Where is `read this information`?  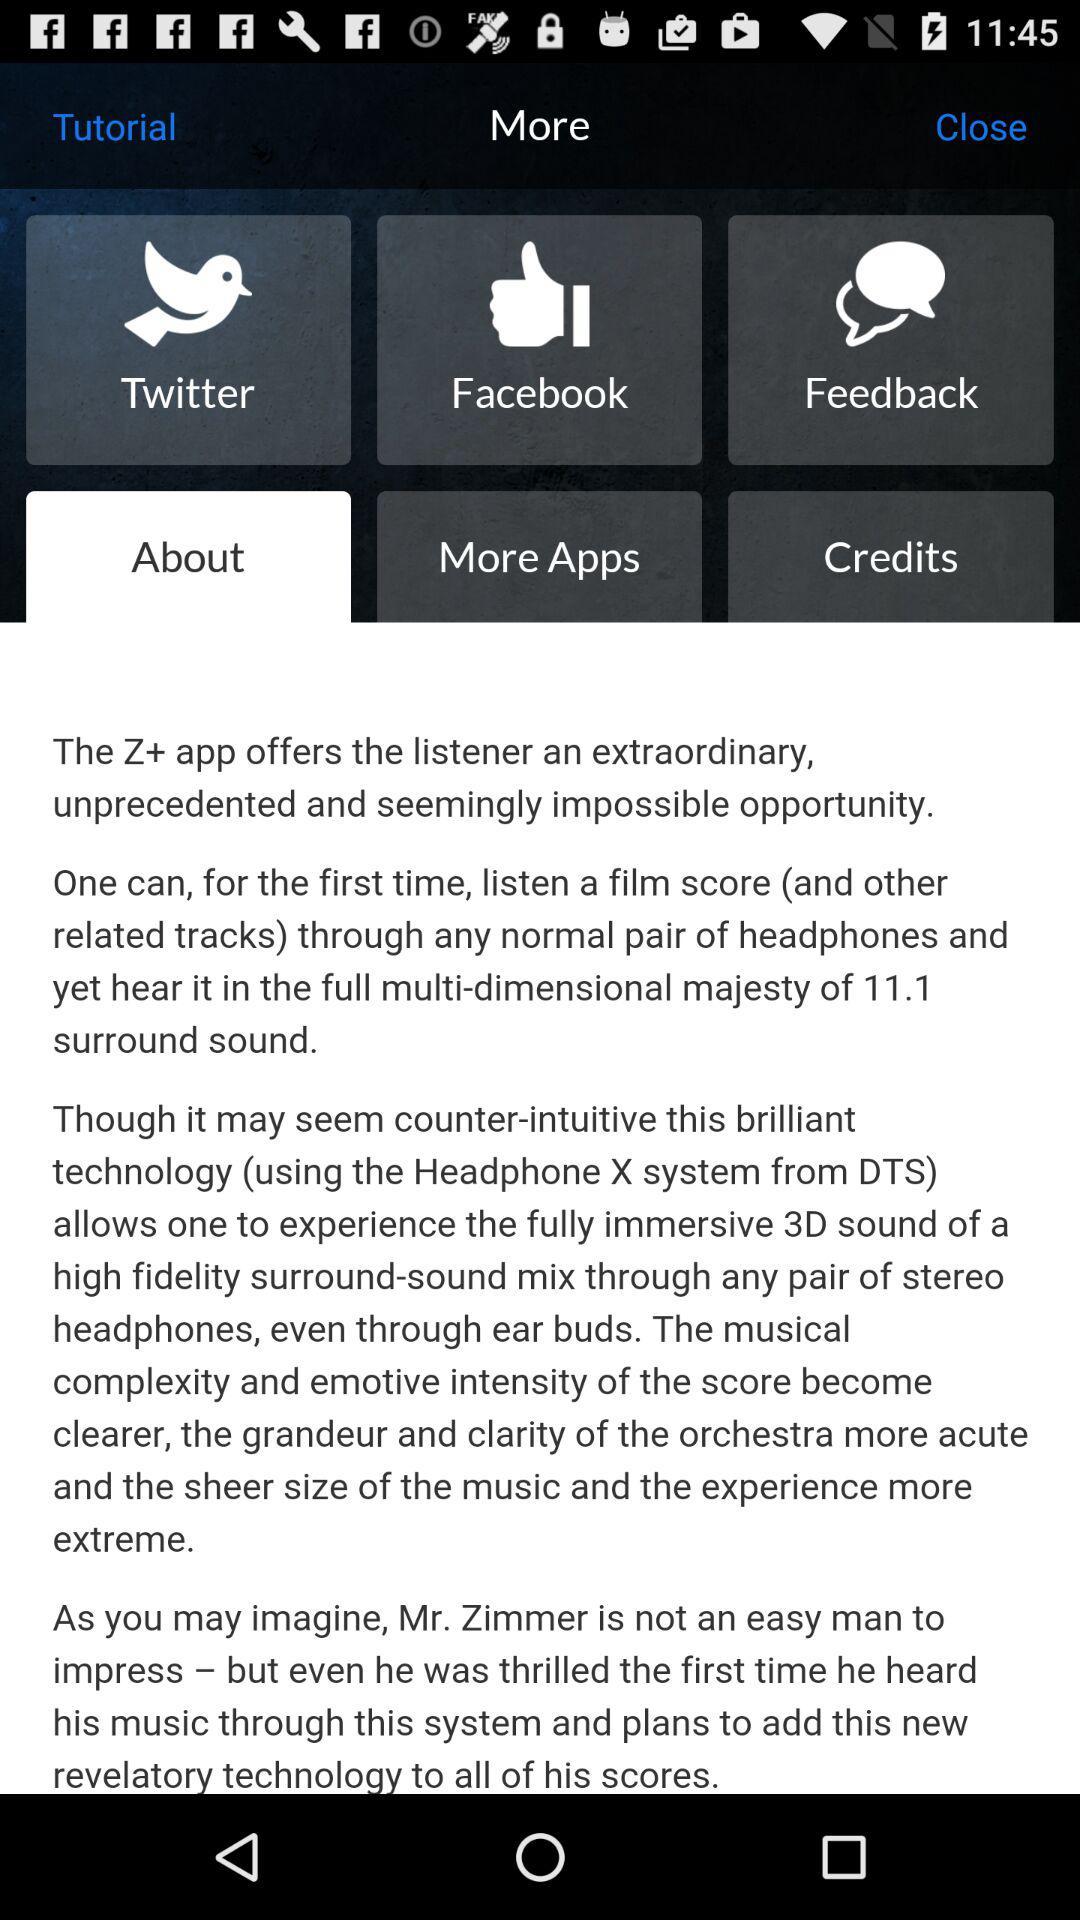 read this information is located at coordinates (540, 1207).